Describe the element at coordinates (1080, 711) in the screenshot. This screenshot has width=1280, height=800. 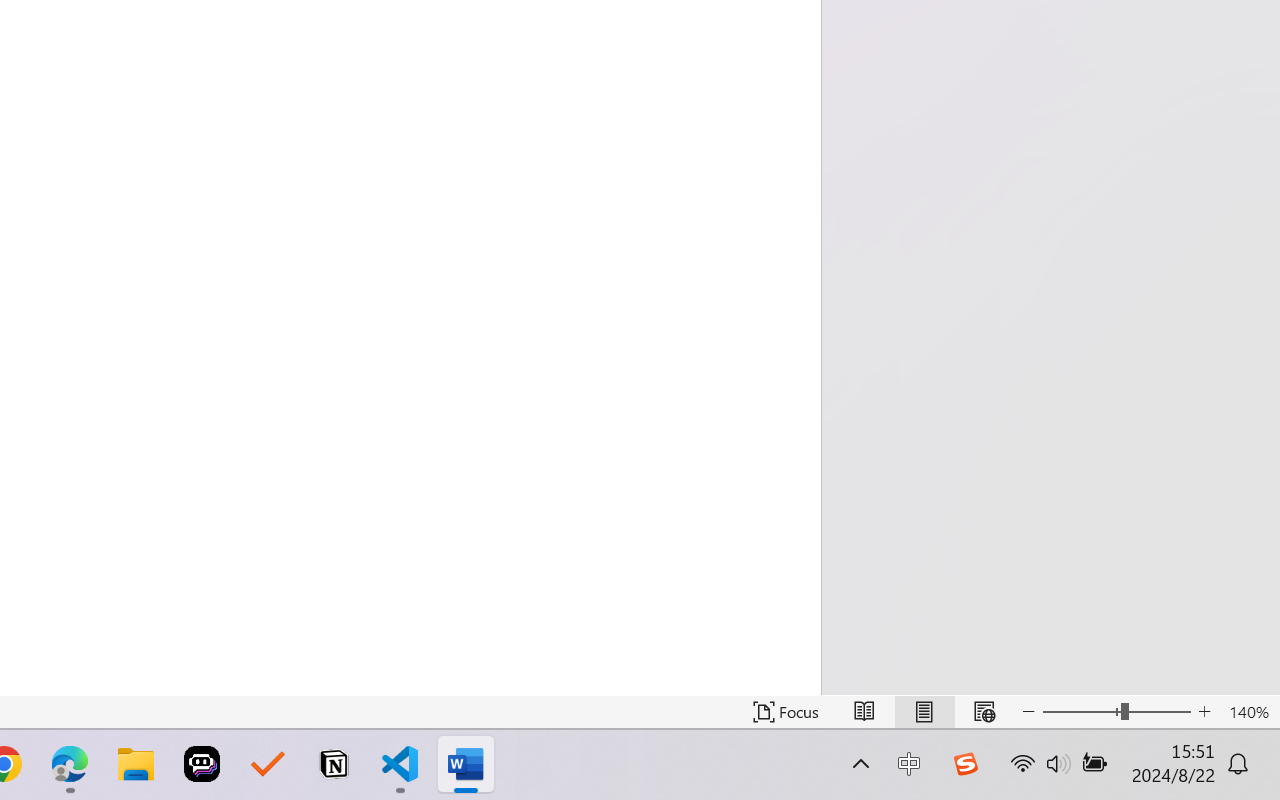
I see `'Zoom Out'` at that location.